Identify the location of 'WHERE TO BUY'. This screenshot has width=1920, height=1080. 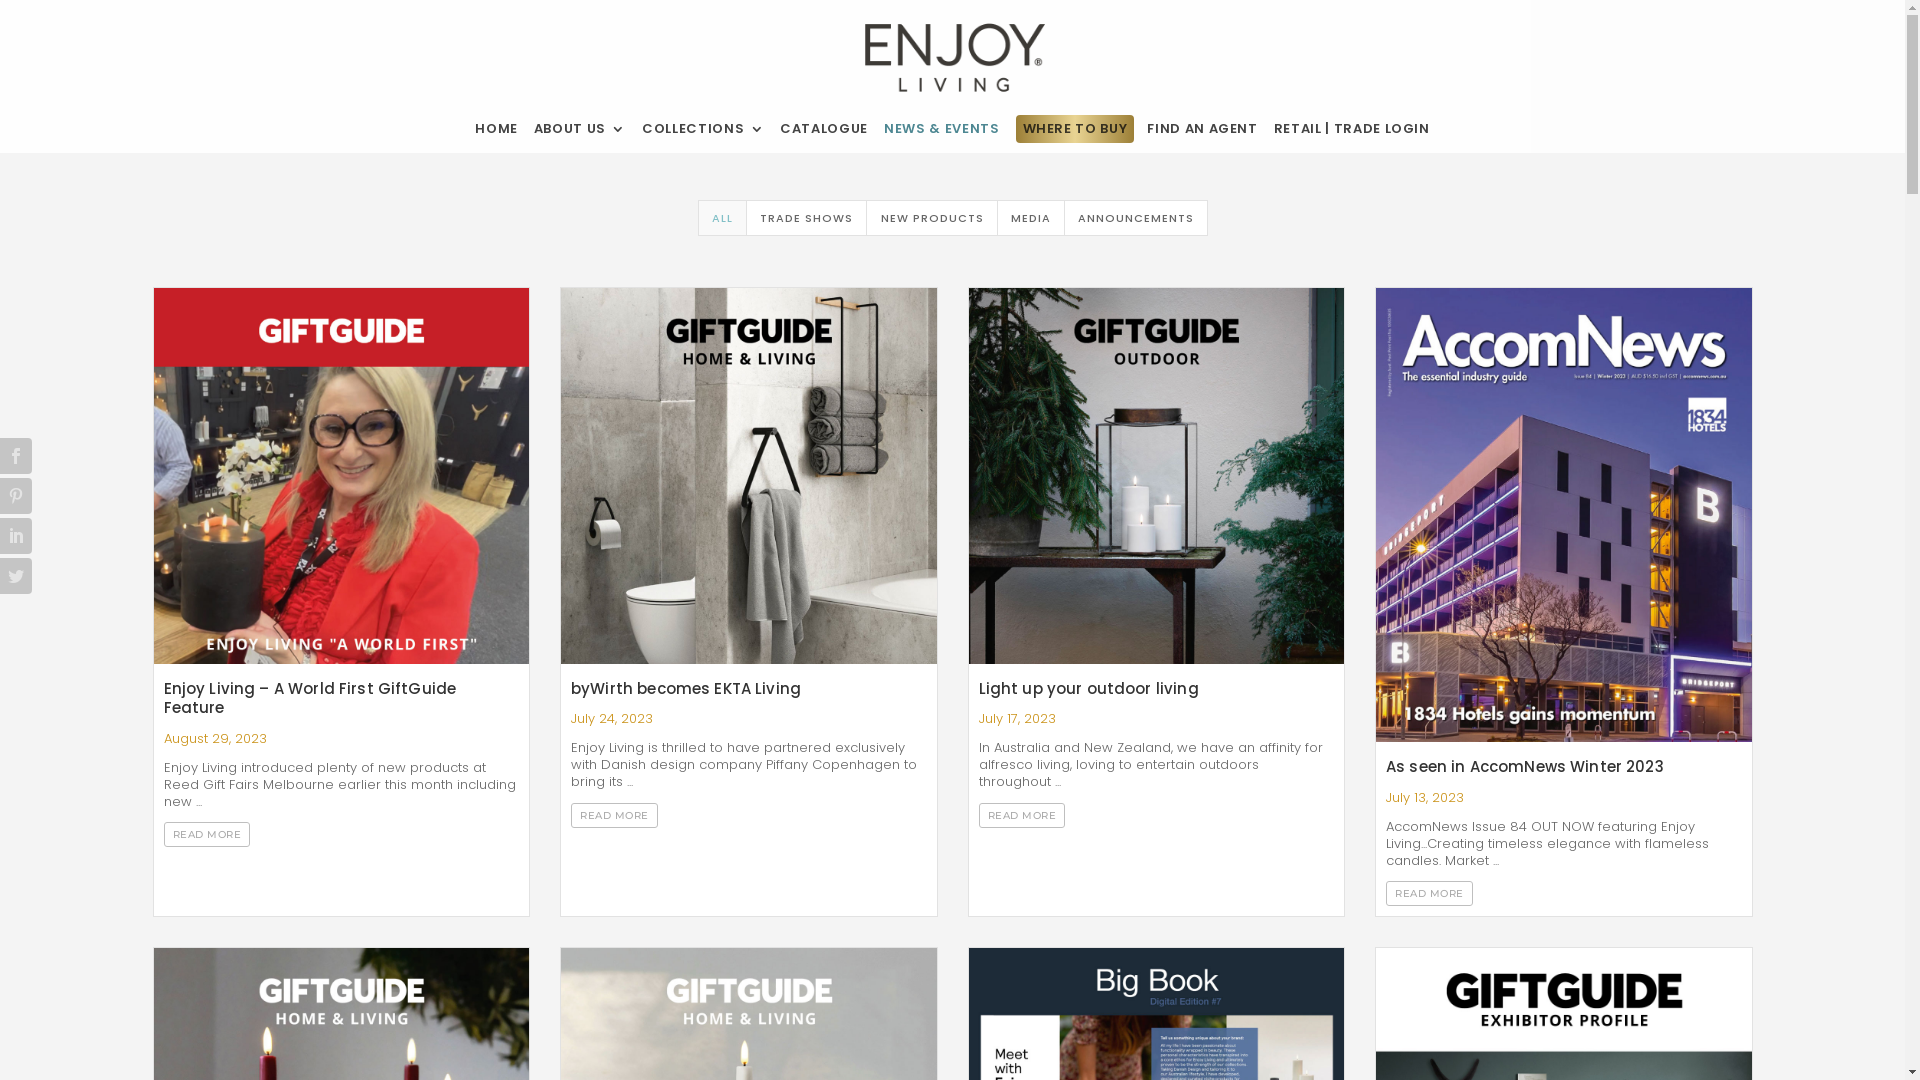
(1073, 128).